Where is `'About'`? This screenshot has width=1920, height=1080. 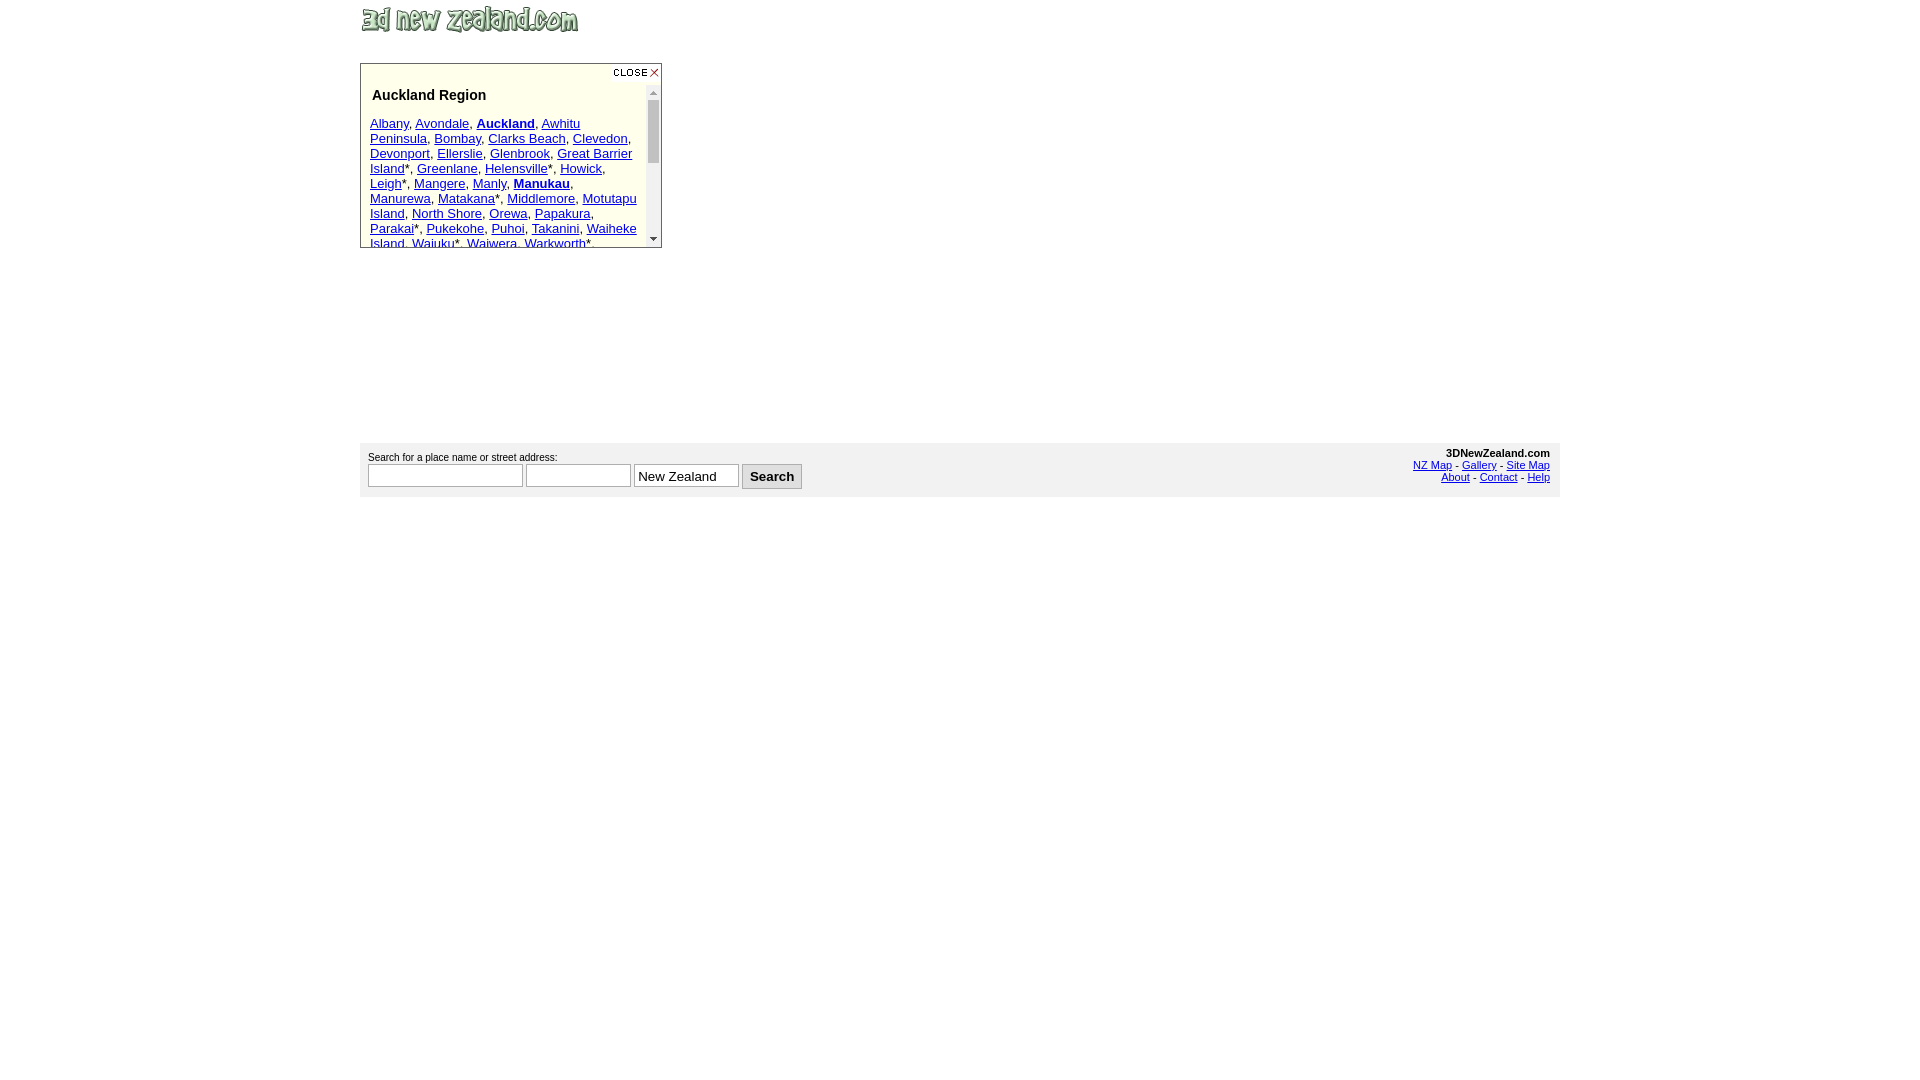 'About' is located at coordinates (1455, 477).